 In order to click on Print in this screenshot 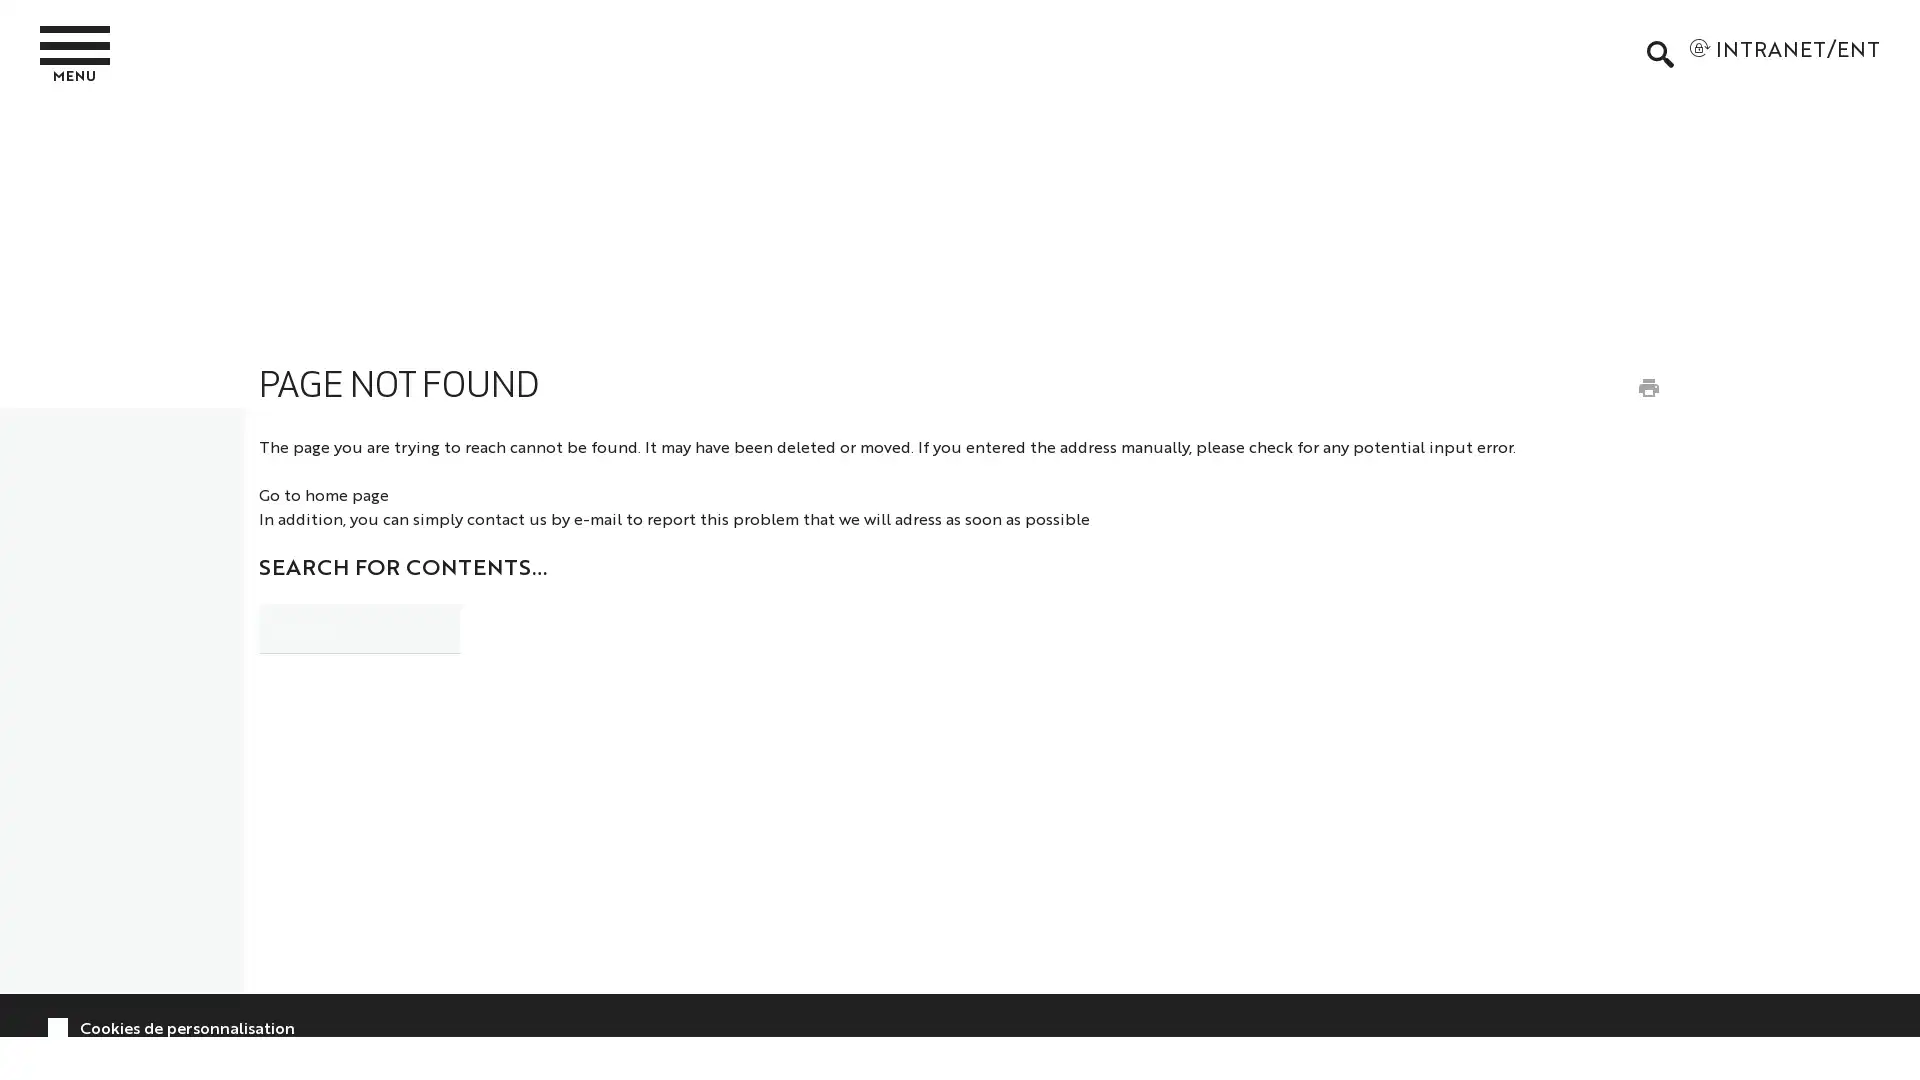, I will do `click(1647, 386)`.